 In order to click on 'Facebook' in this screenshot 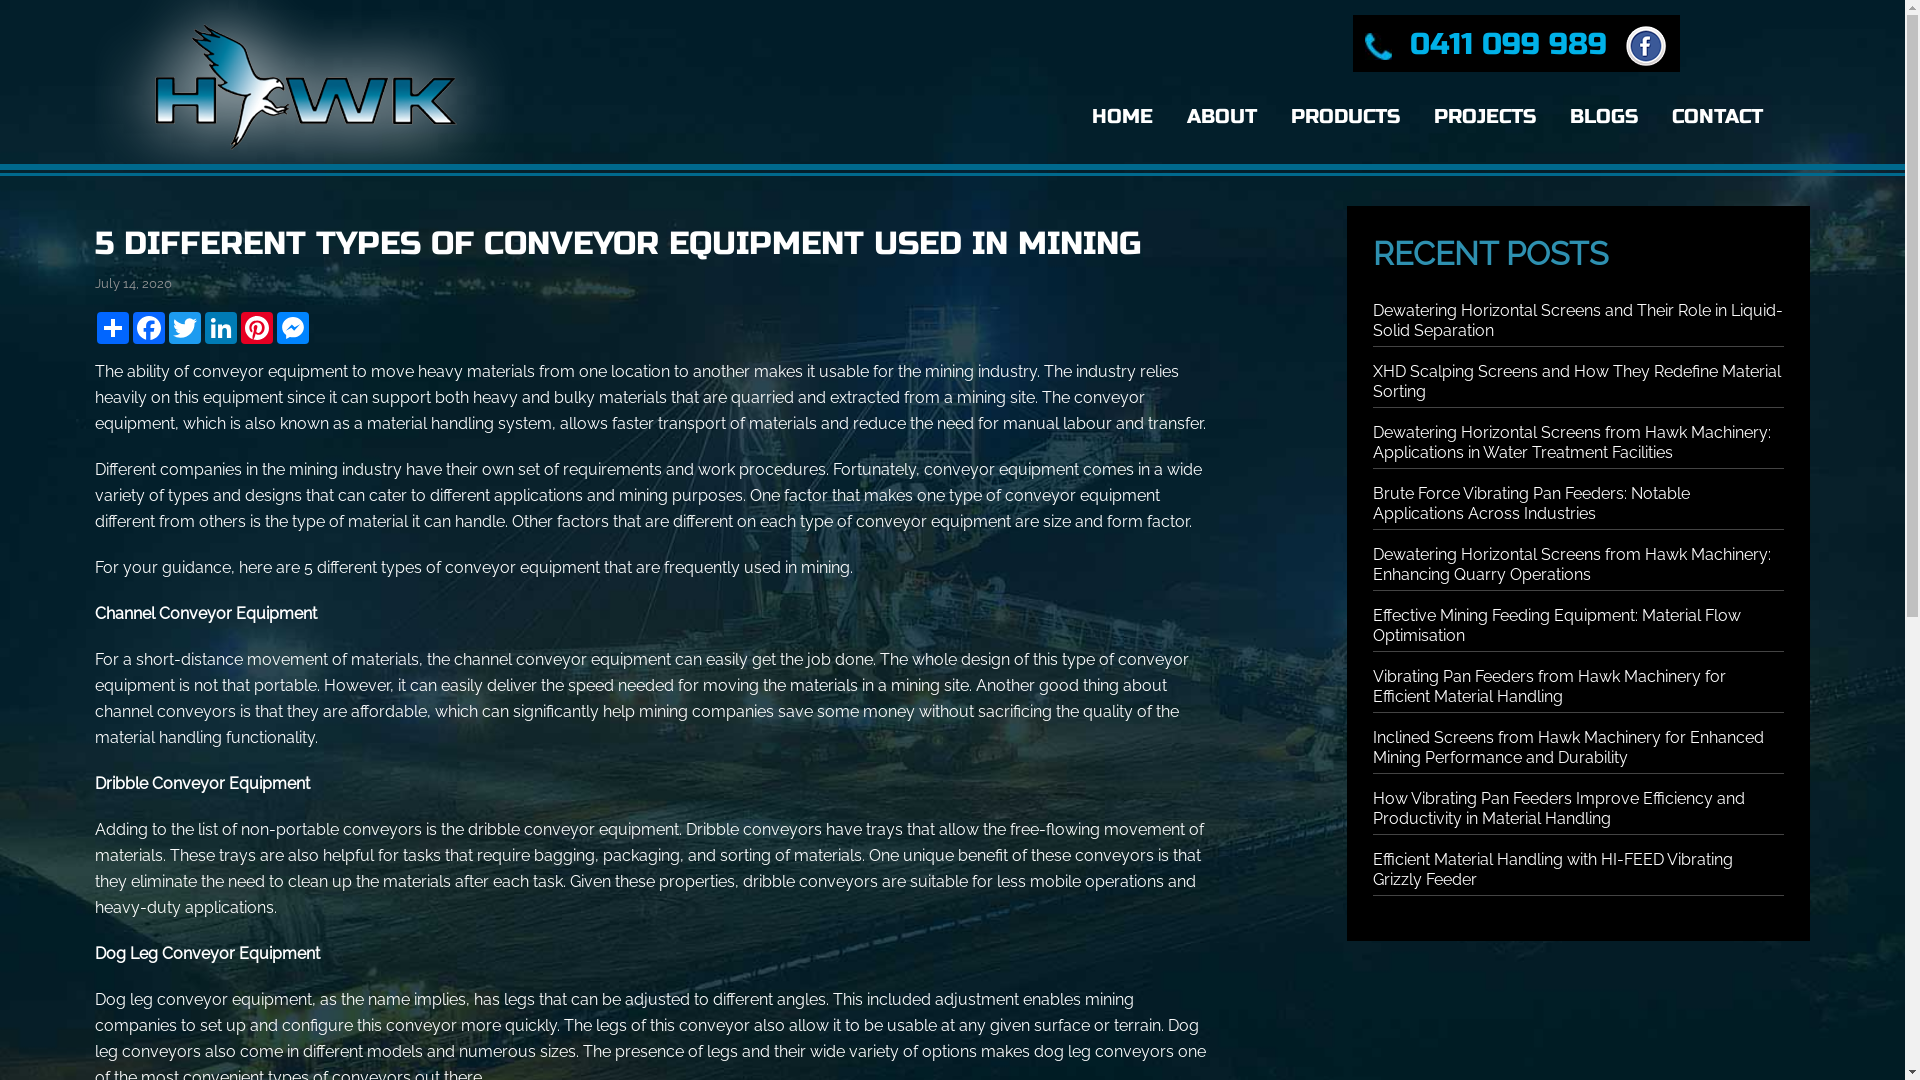, I will do `click(147, 326)`.